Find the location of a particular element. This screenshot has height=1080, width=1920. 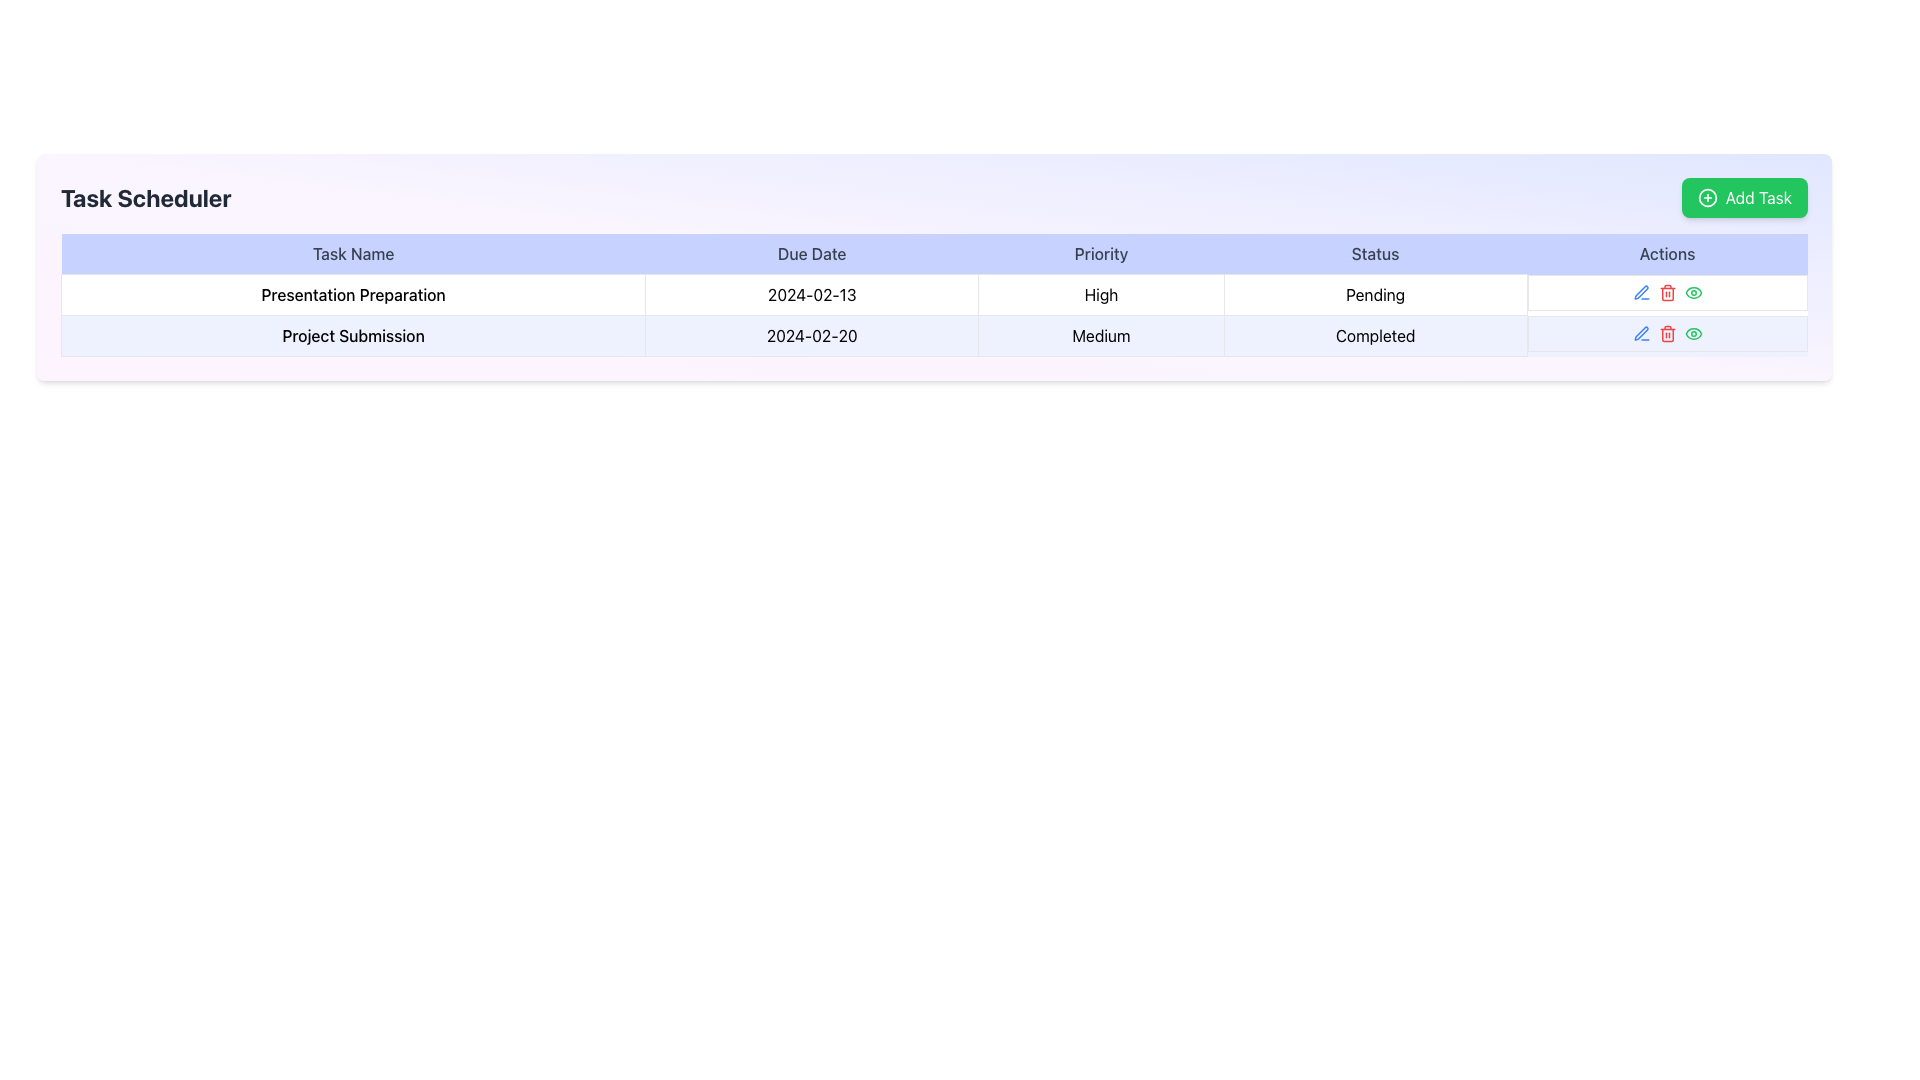

the icon within the 'Add Task' button located in the upper-right corner above the task table is located at coordinates (1706, 197).